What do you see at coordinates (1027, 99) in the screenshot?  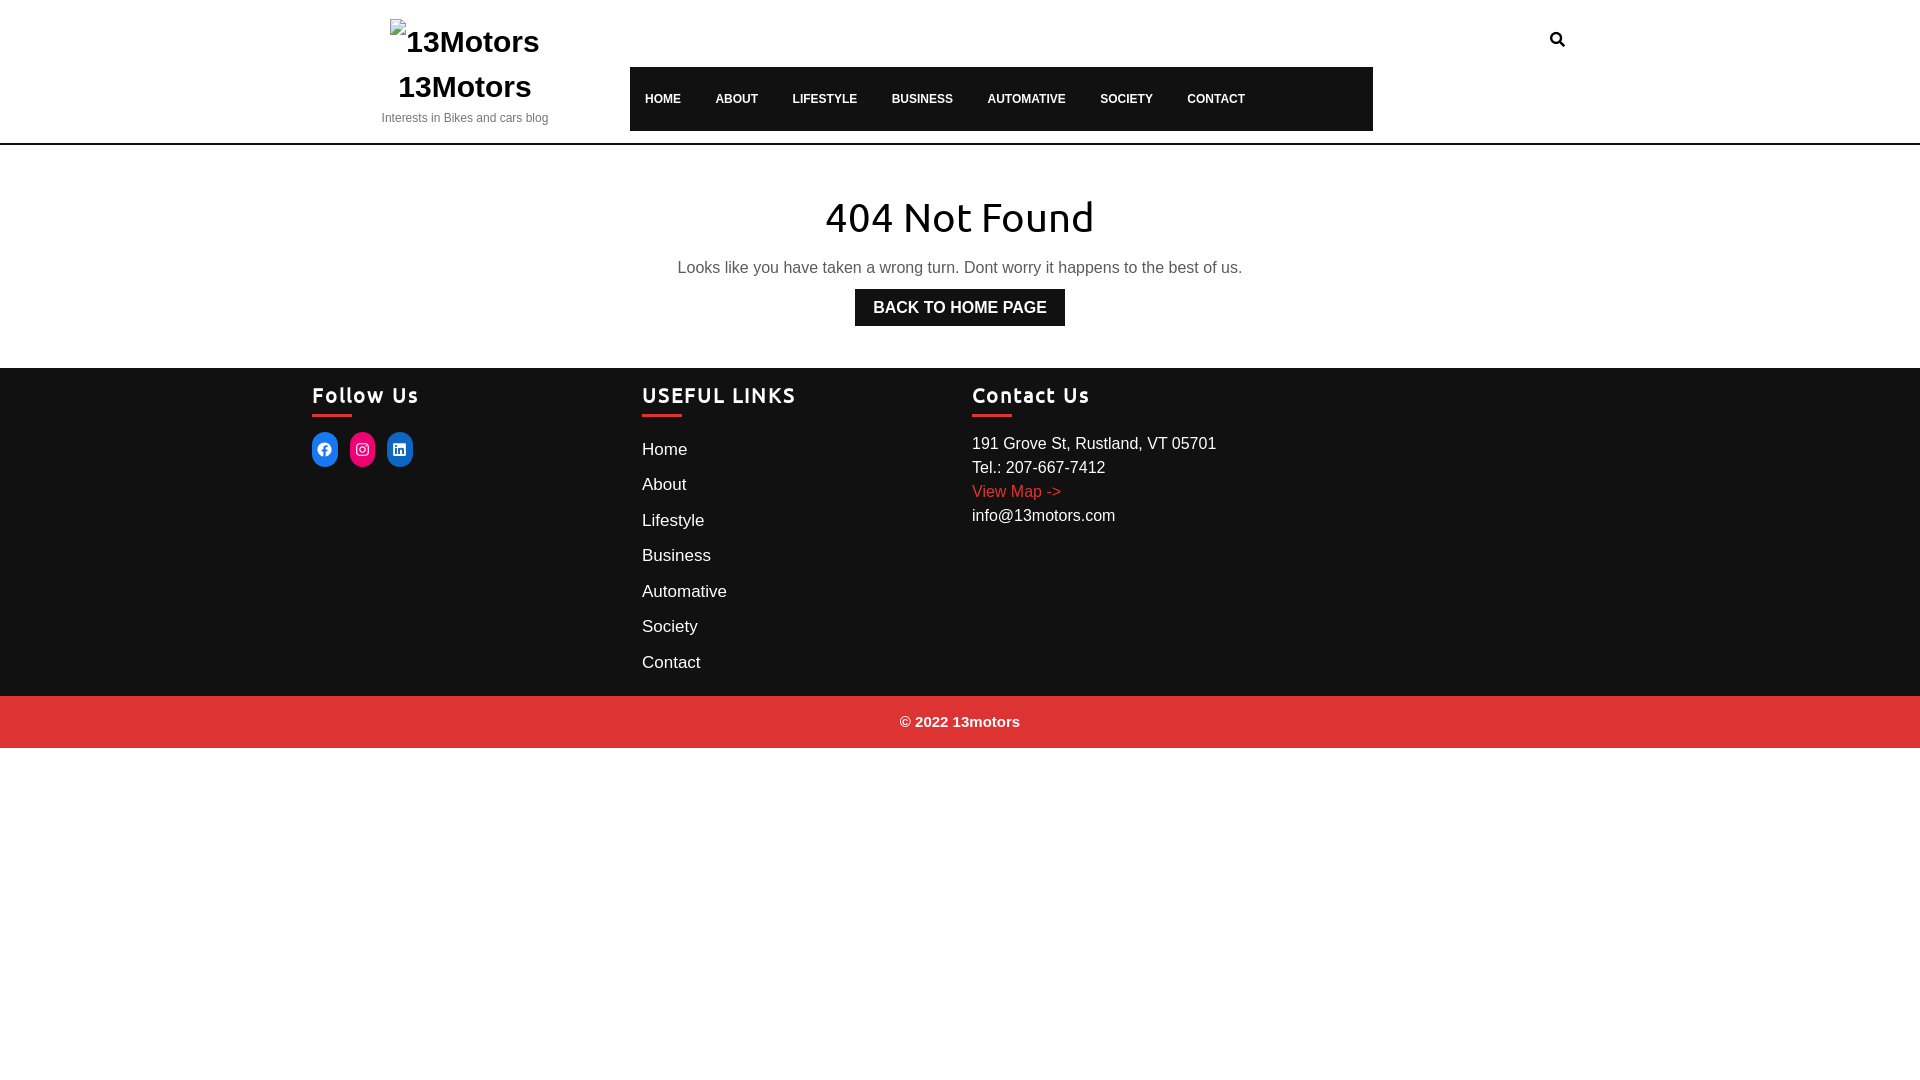 I see `'AUTOMATIVE'` at bounding box center [1027, 99].